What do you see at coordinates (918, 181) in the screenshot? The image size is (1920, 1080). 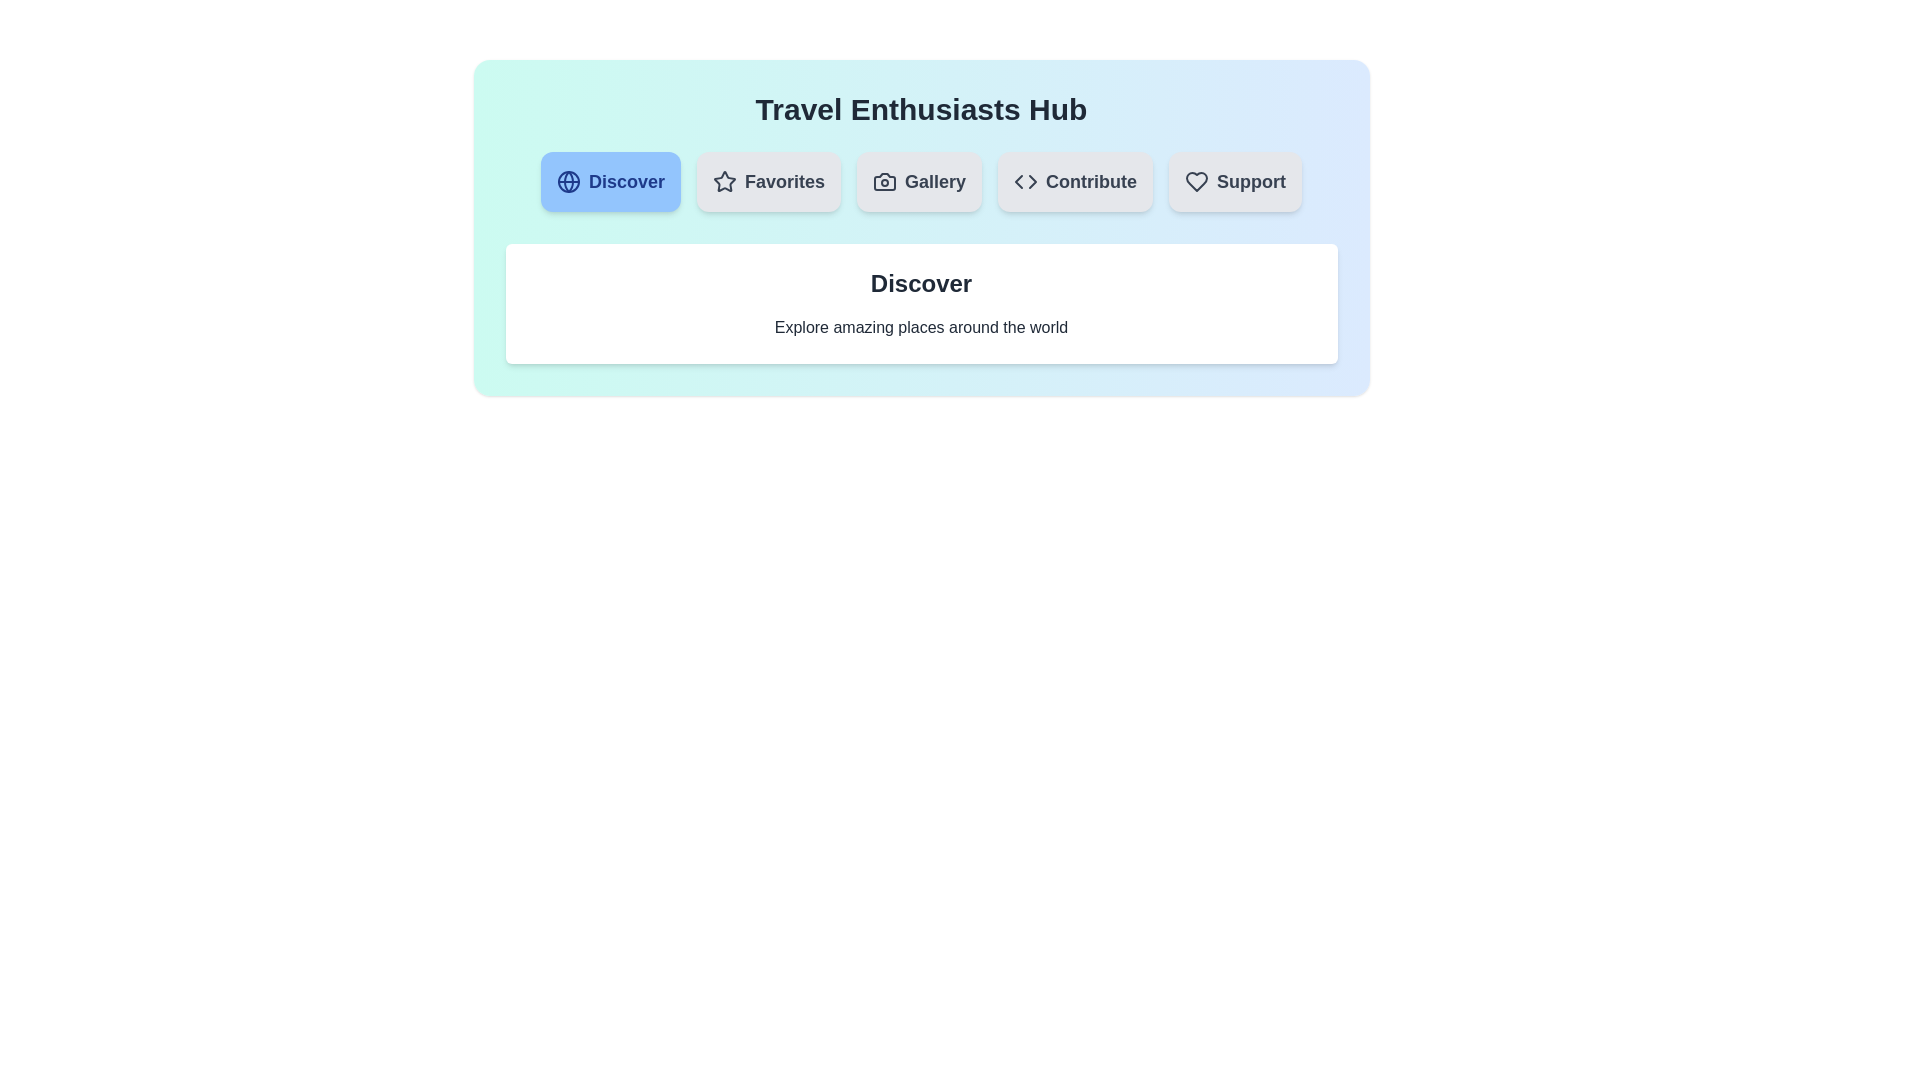 I see `the 'Gallery' button` at bounding box center [918, 181].